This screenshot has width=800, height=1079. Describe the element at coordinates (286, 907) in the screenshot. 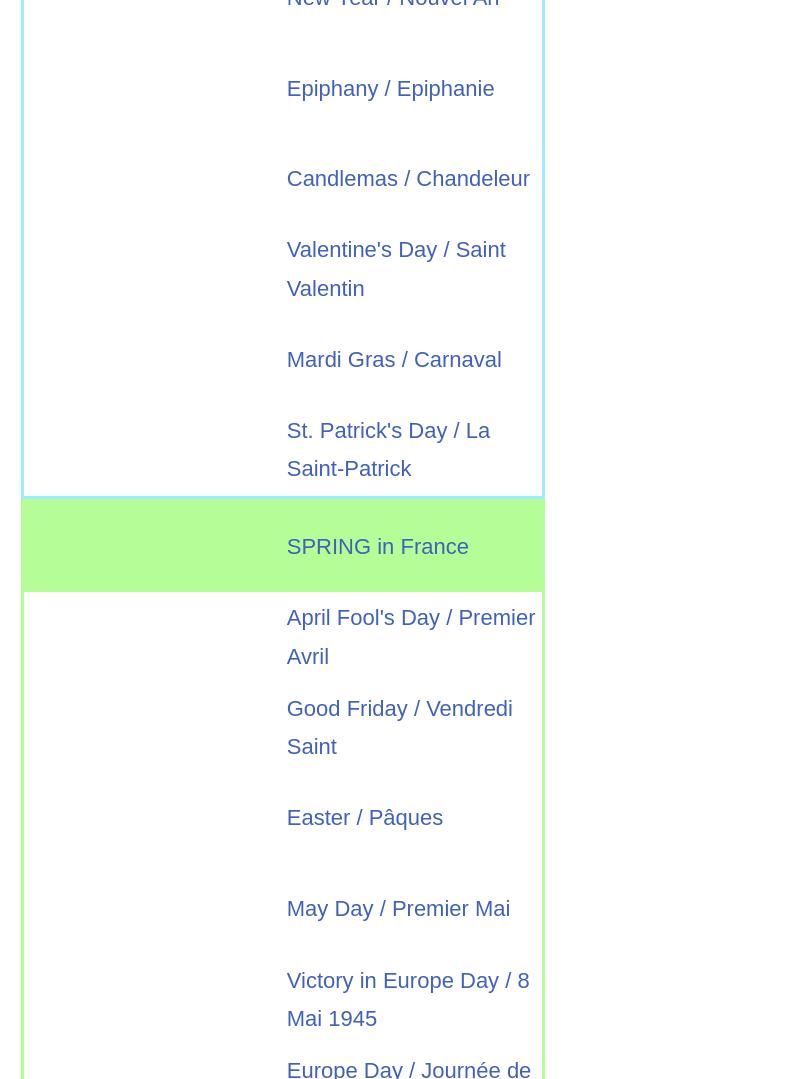

I see `'May Day / Premier Mai'` at that location.